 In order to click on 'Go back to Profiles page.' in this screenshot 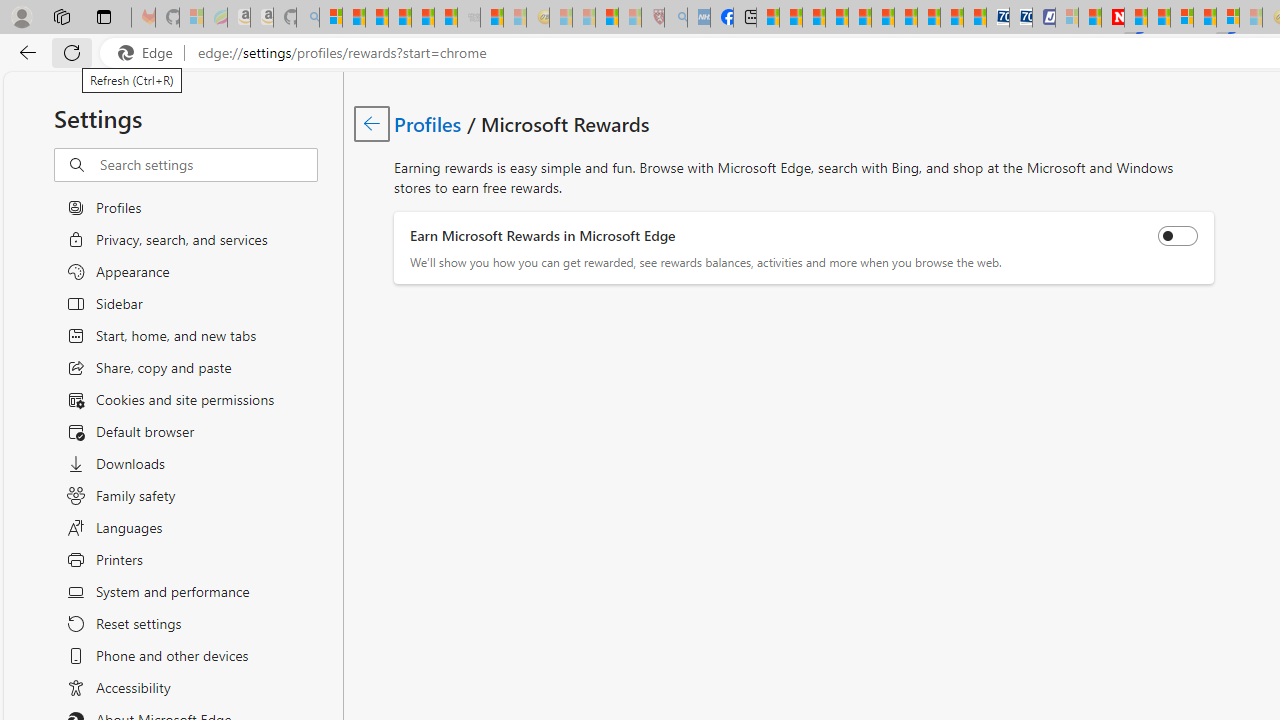, I will do `click(372, 123)`.